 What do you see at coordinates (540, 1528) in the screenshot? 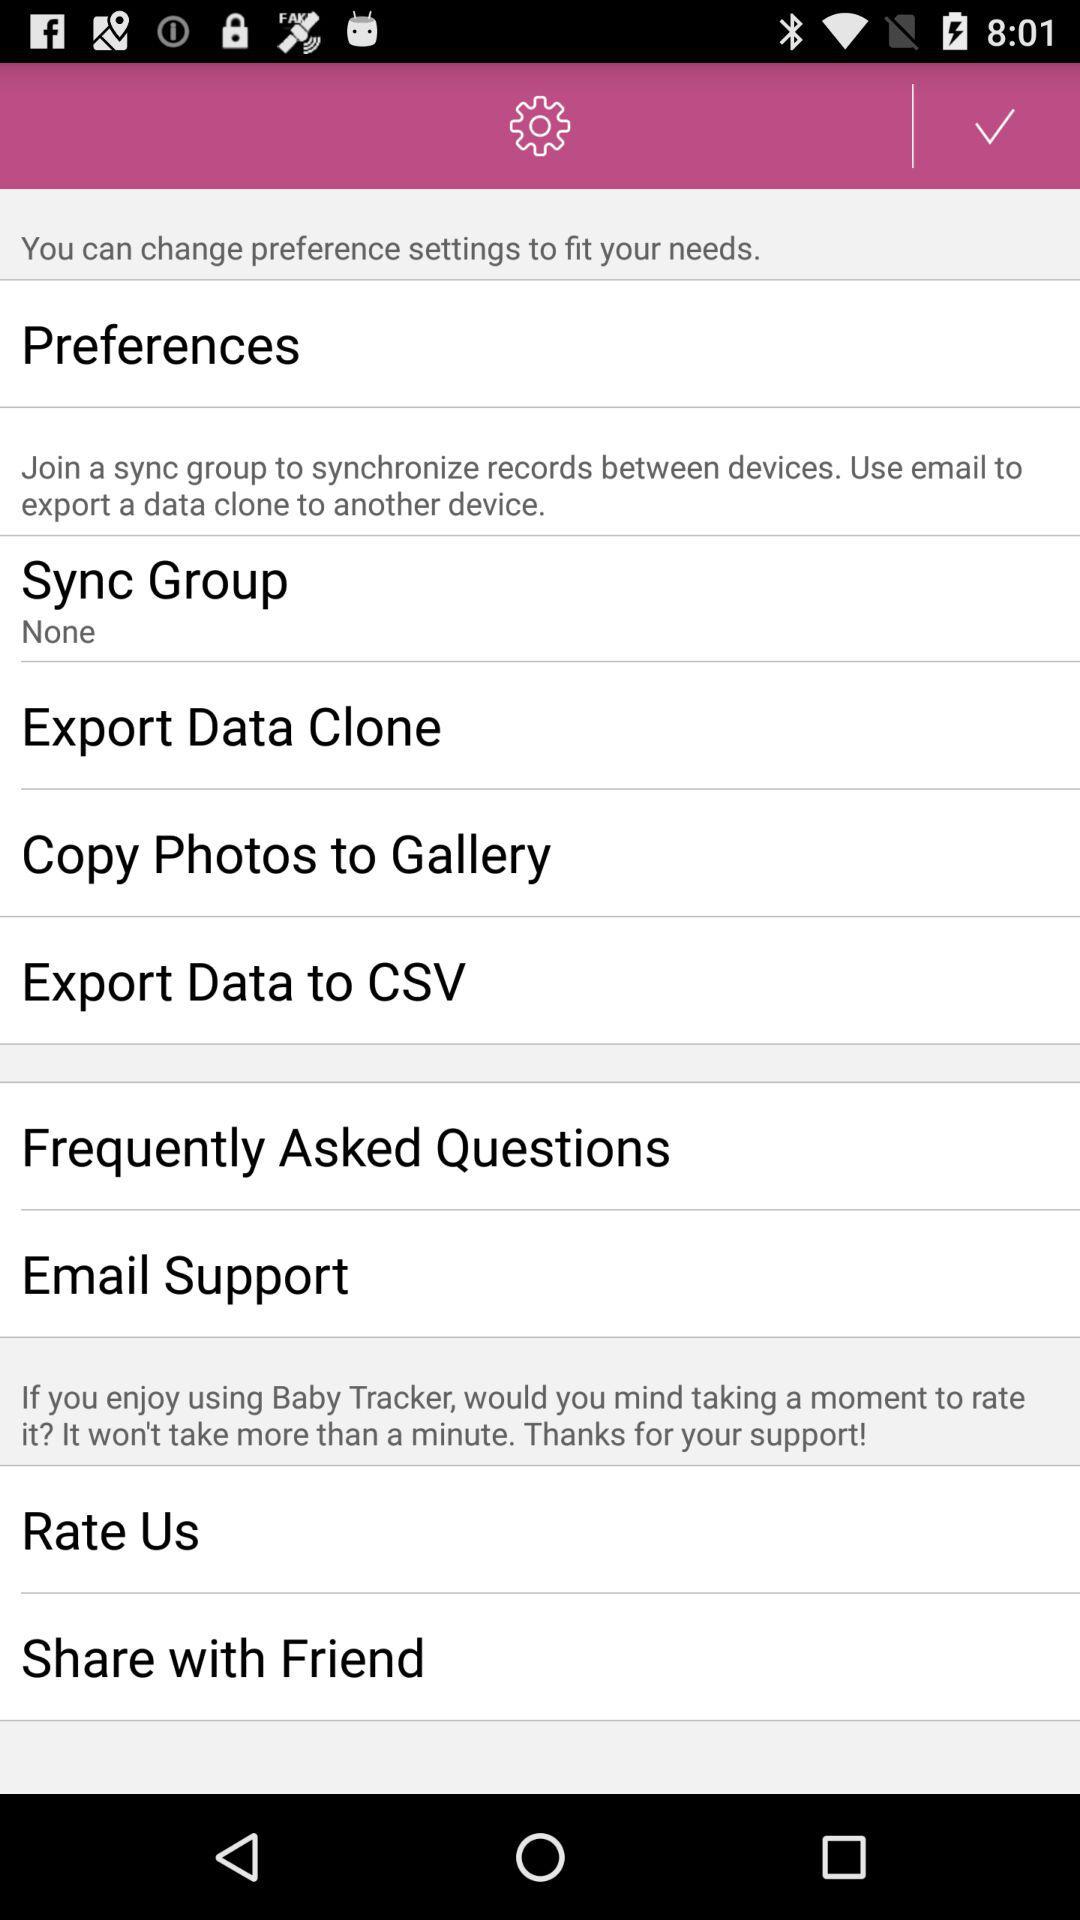
I see `rate us item` at bounding box center [540, 1528].